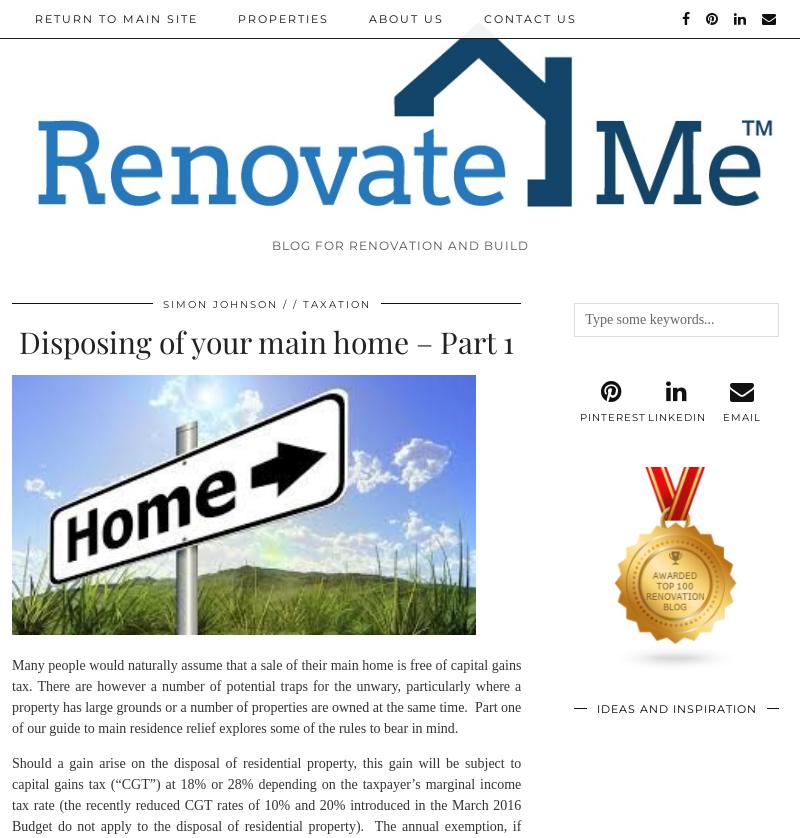 This screenshot has height=838, width=800. Describe the element at coordinates (115, 19) in the screenshot. I see `'Return to Main Site'` at that location.